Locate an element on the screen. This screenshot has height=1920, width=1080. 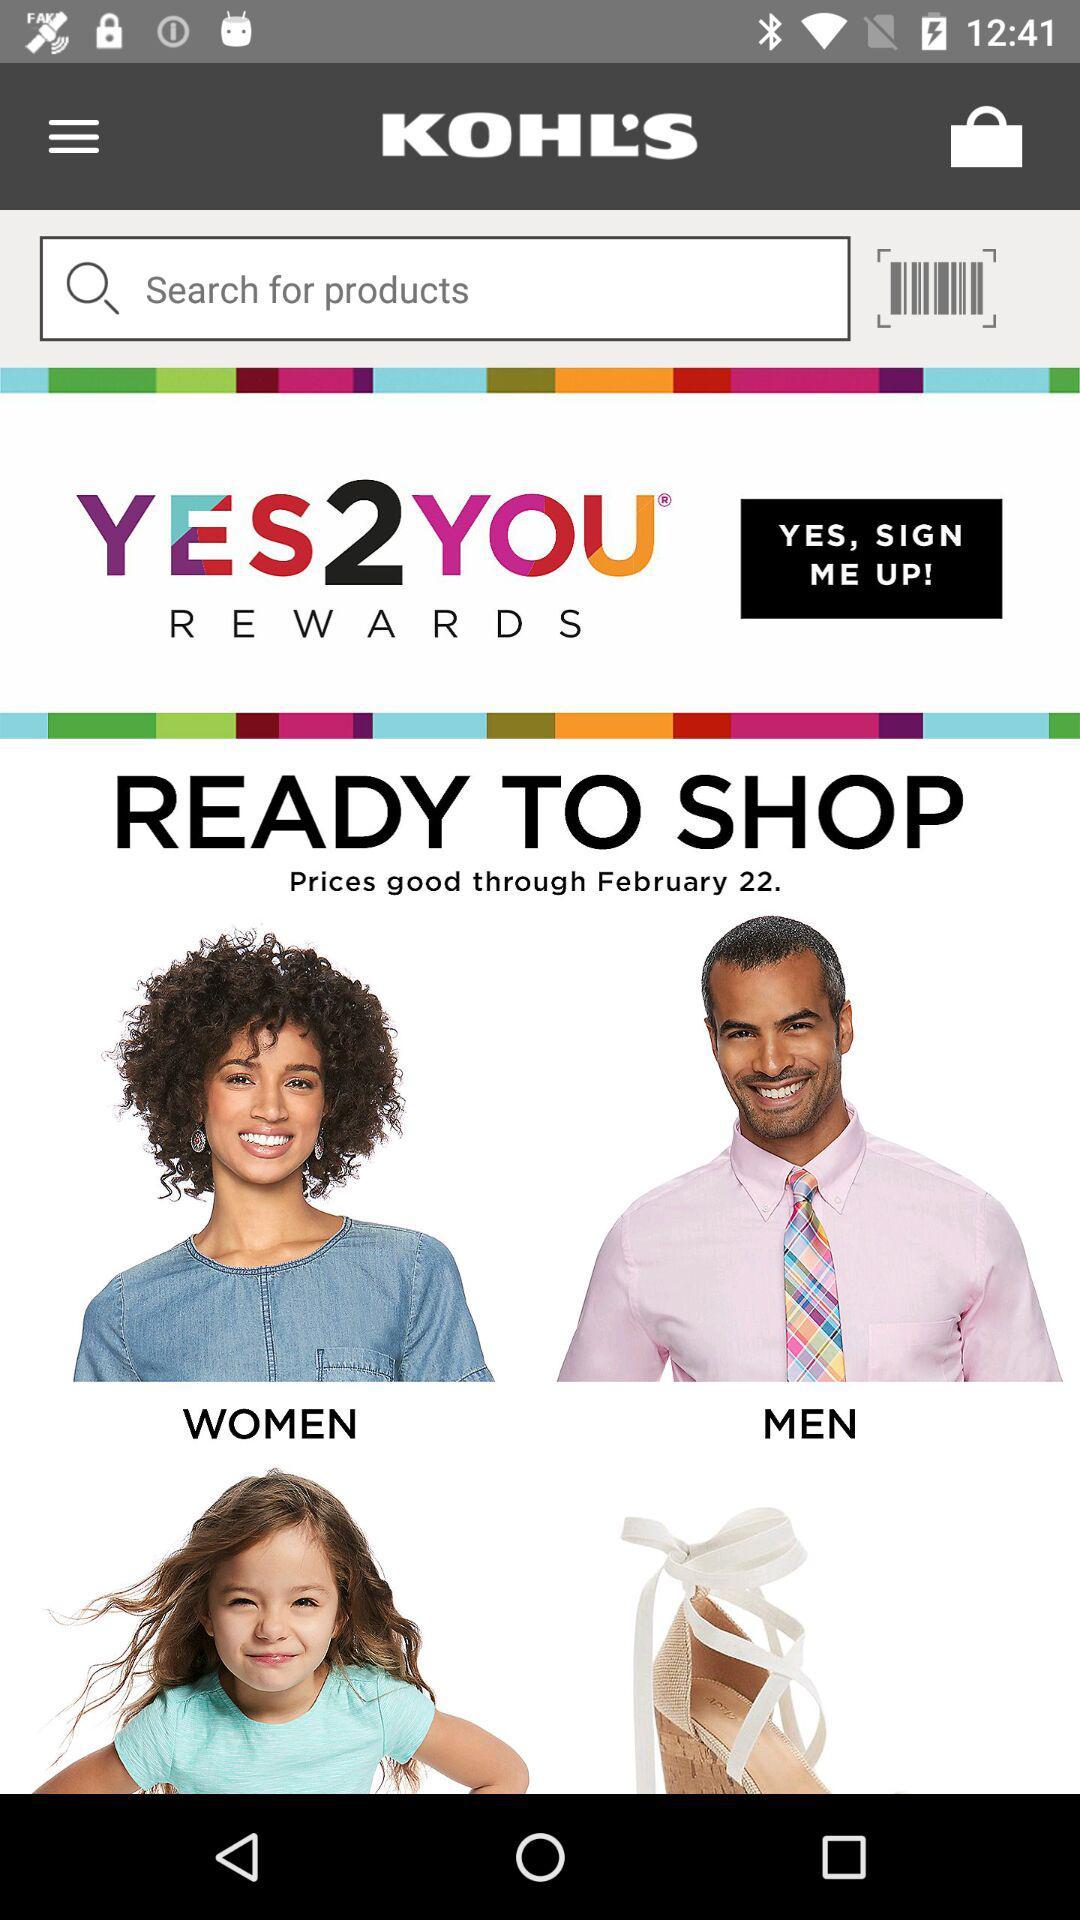
store name option is located at coordinates (540, 135).